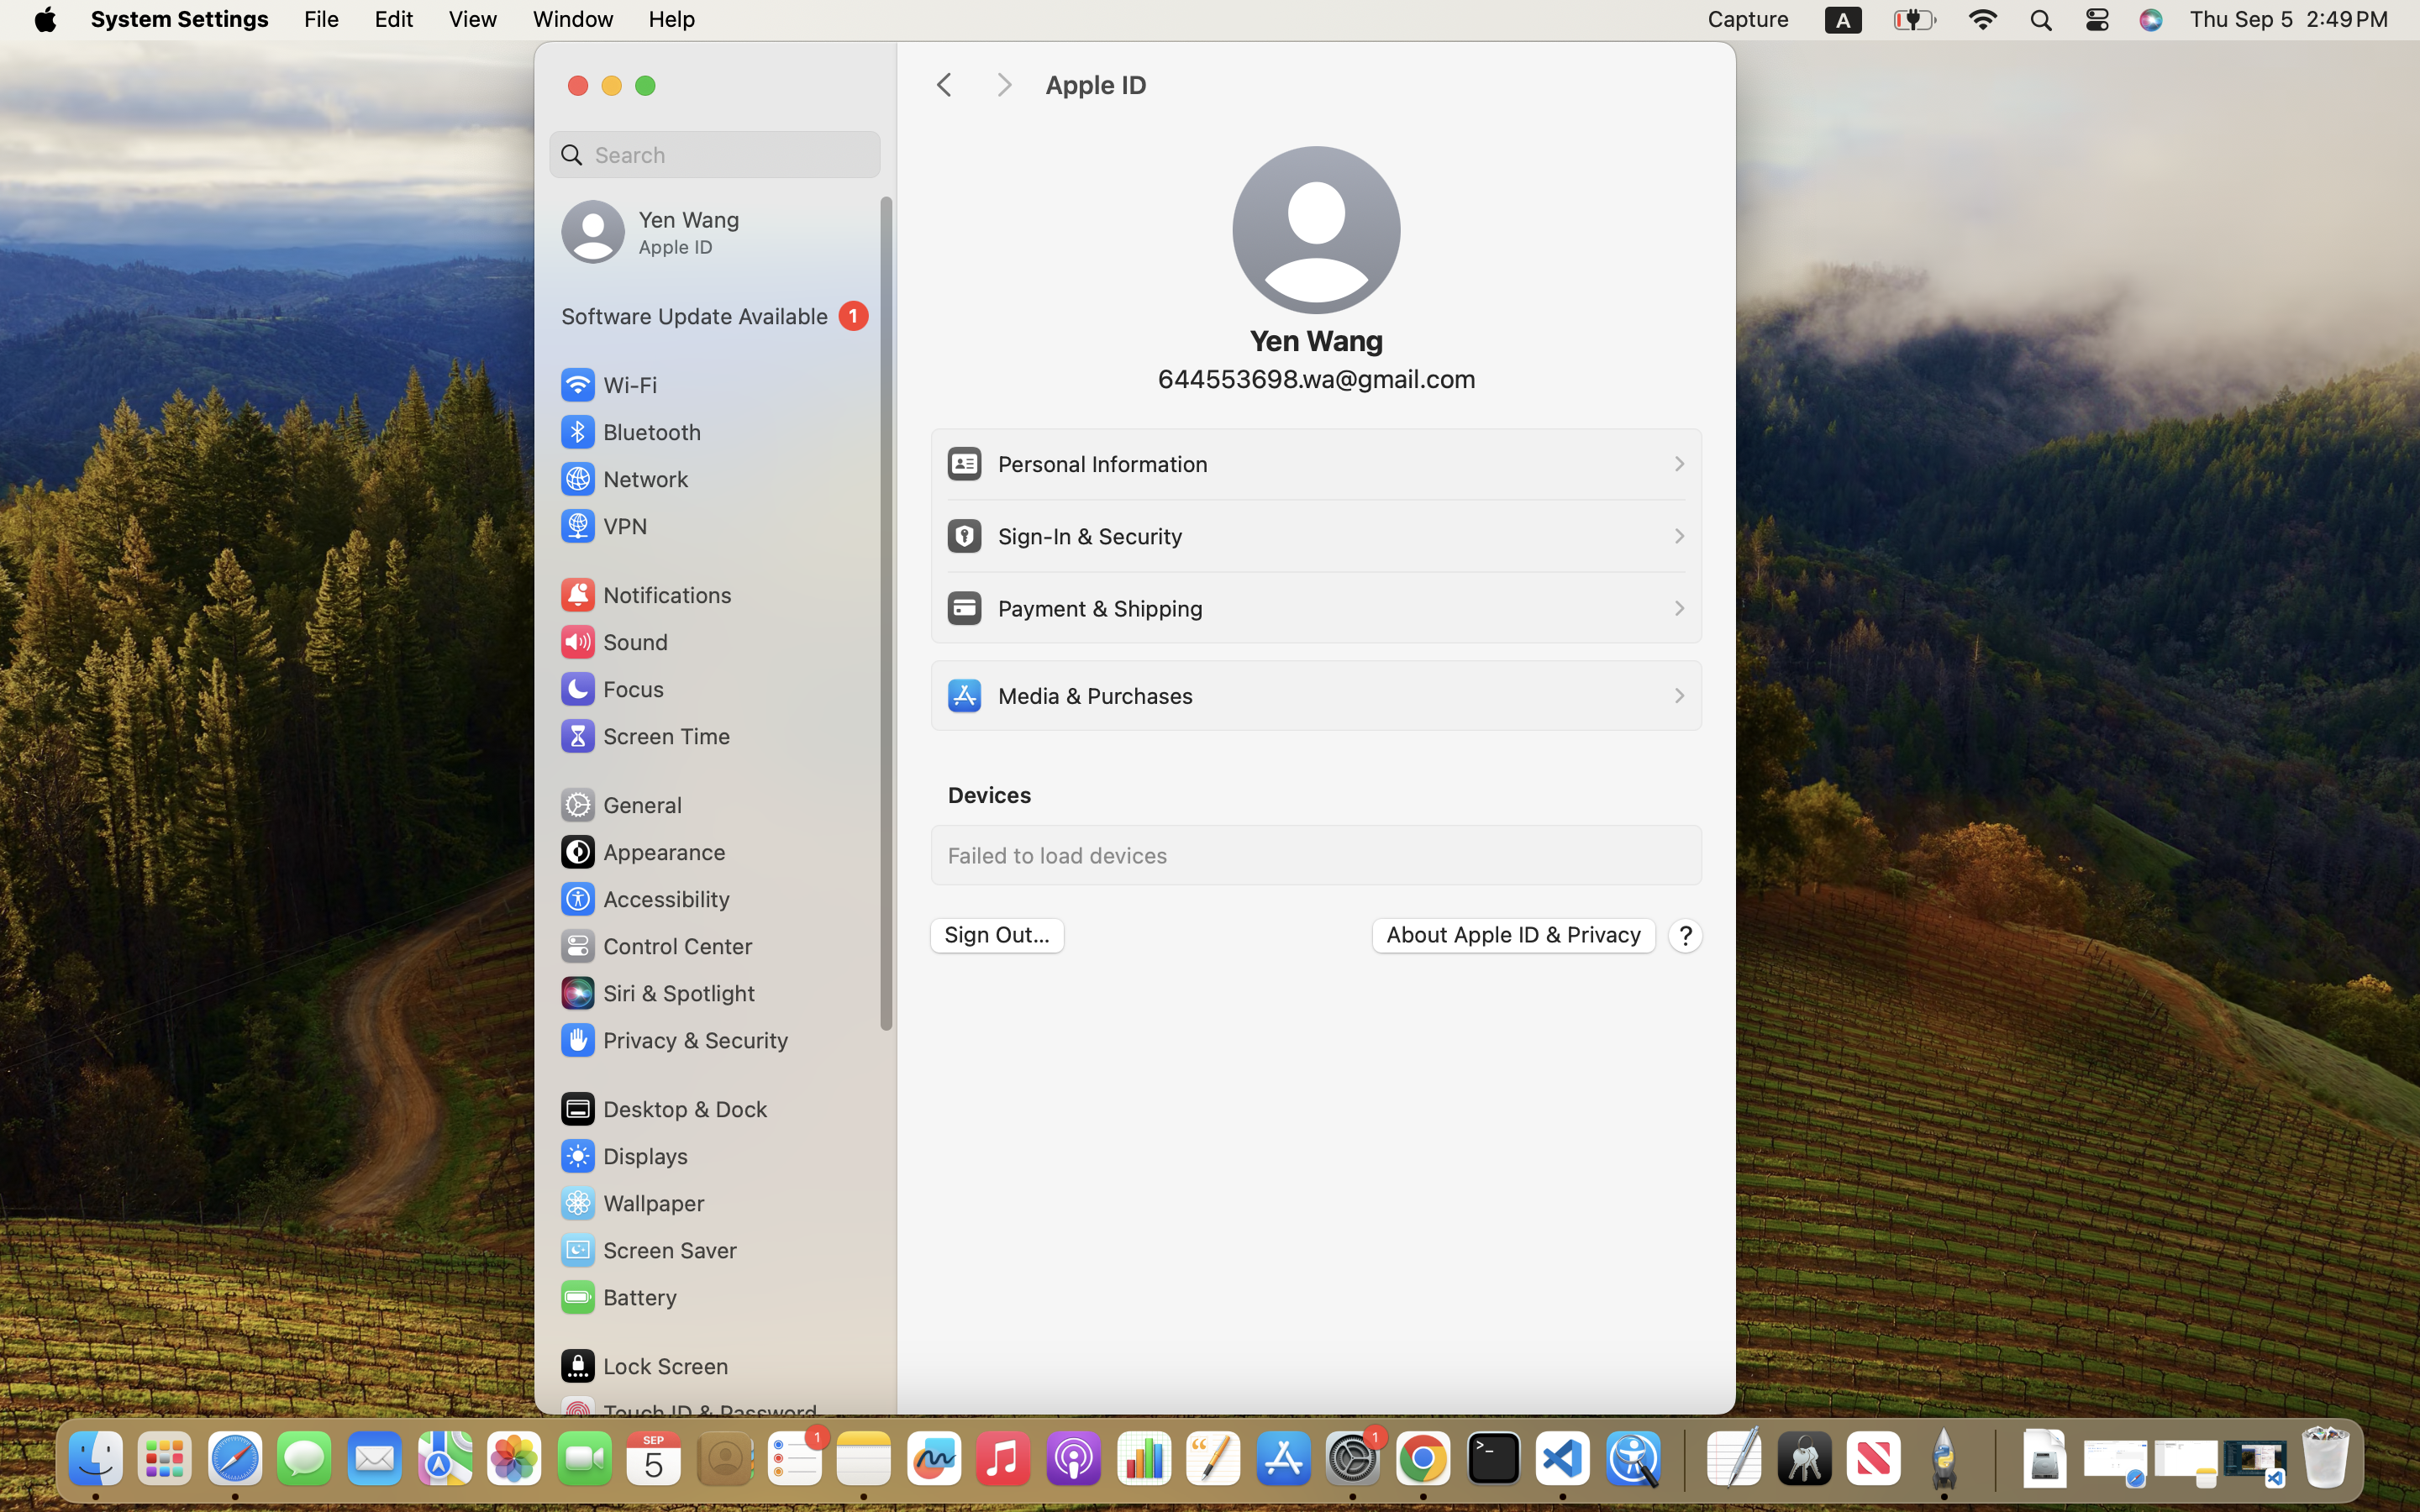 This screenshot has height=1512, width=2420. Describe the element at coordinates (644, 897) in the screenshot. I see `'Accessibility'` at that location.